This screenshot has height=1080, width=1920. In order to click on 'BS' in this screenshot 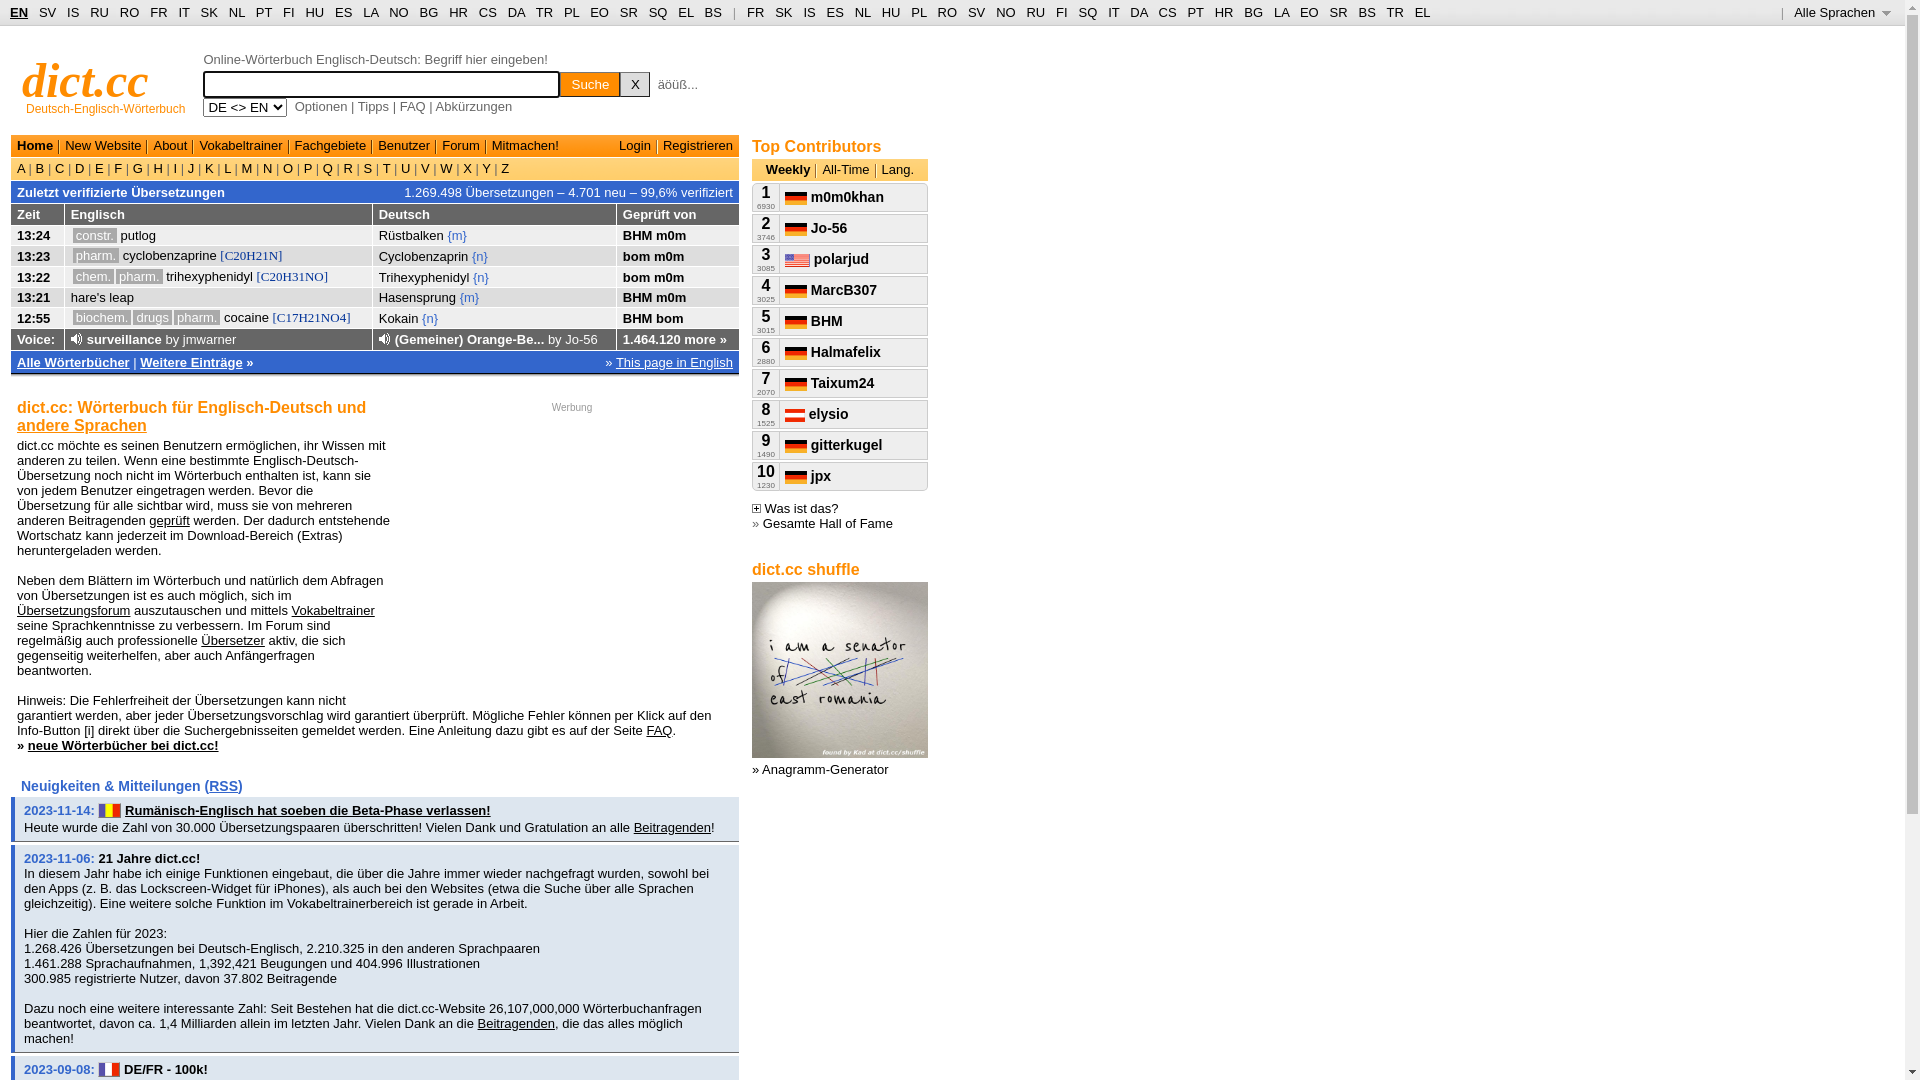, I will do `click(713, 12)`.